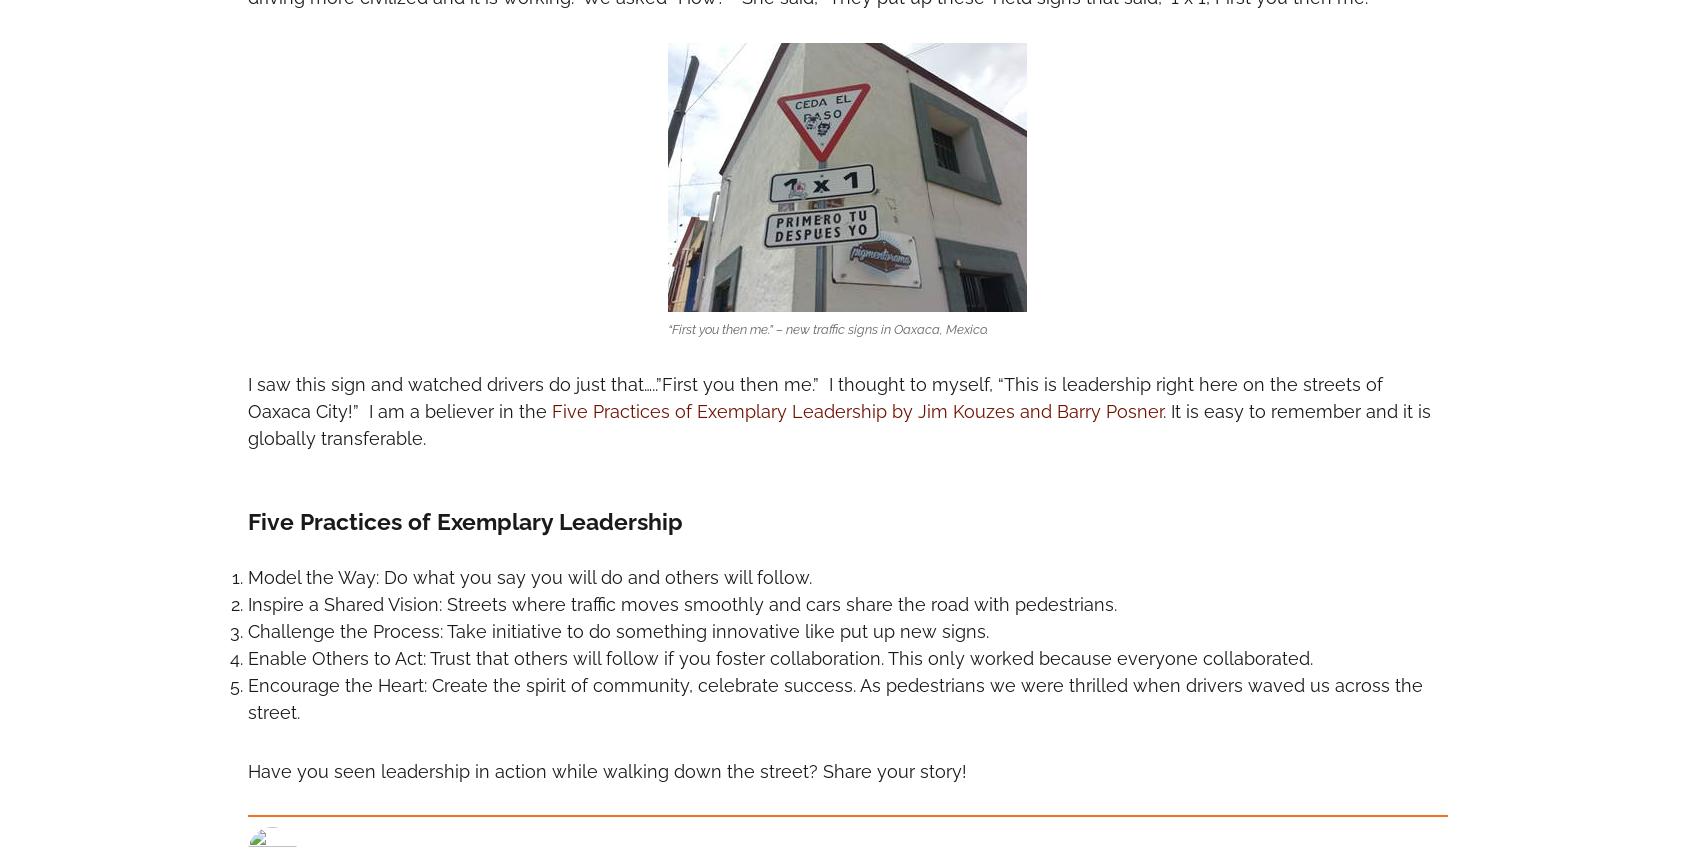 The width and height of the screenshot is (1695, 850). What do you see at coordinates (855, 411) in the screenshot?
I see `'Five Practices of Exemplary Leadership by Jim Kouzes and Barry Posner'` at bounding box center [855, 411].